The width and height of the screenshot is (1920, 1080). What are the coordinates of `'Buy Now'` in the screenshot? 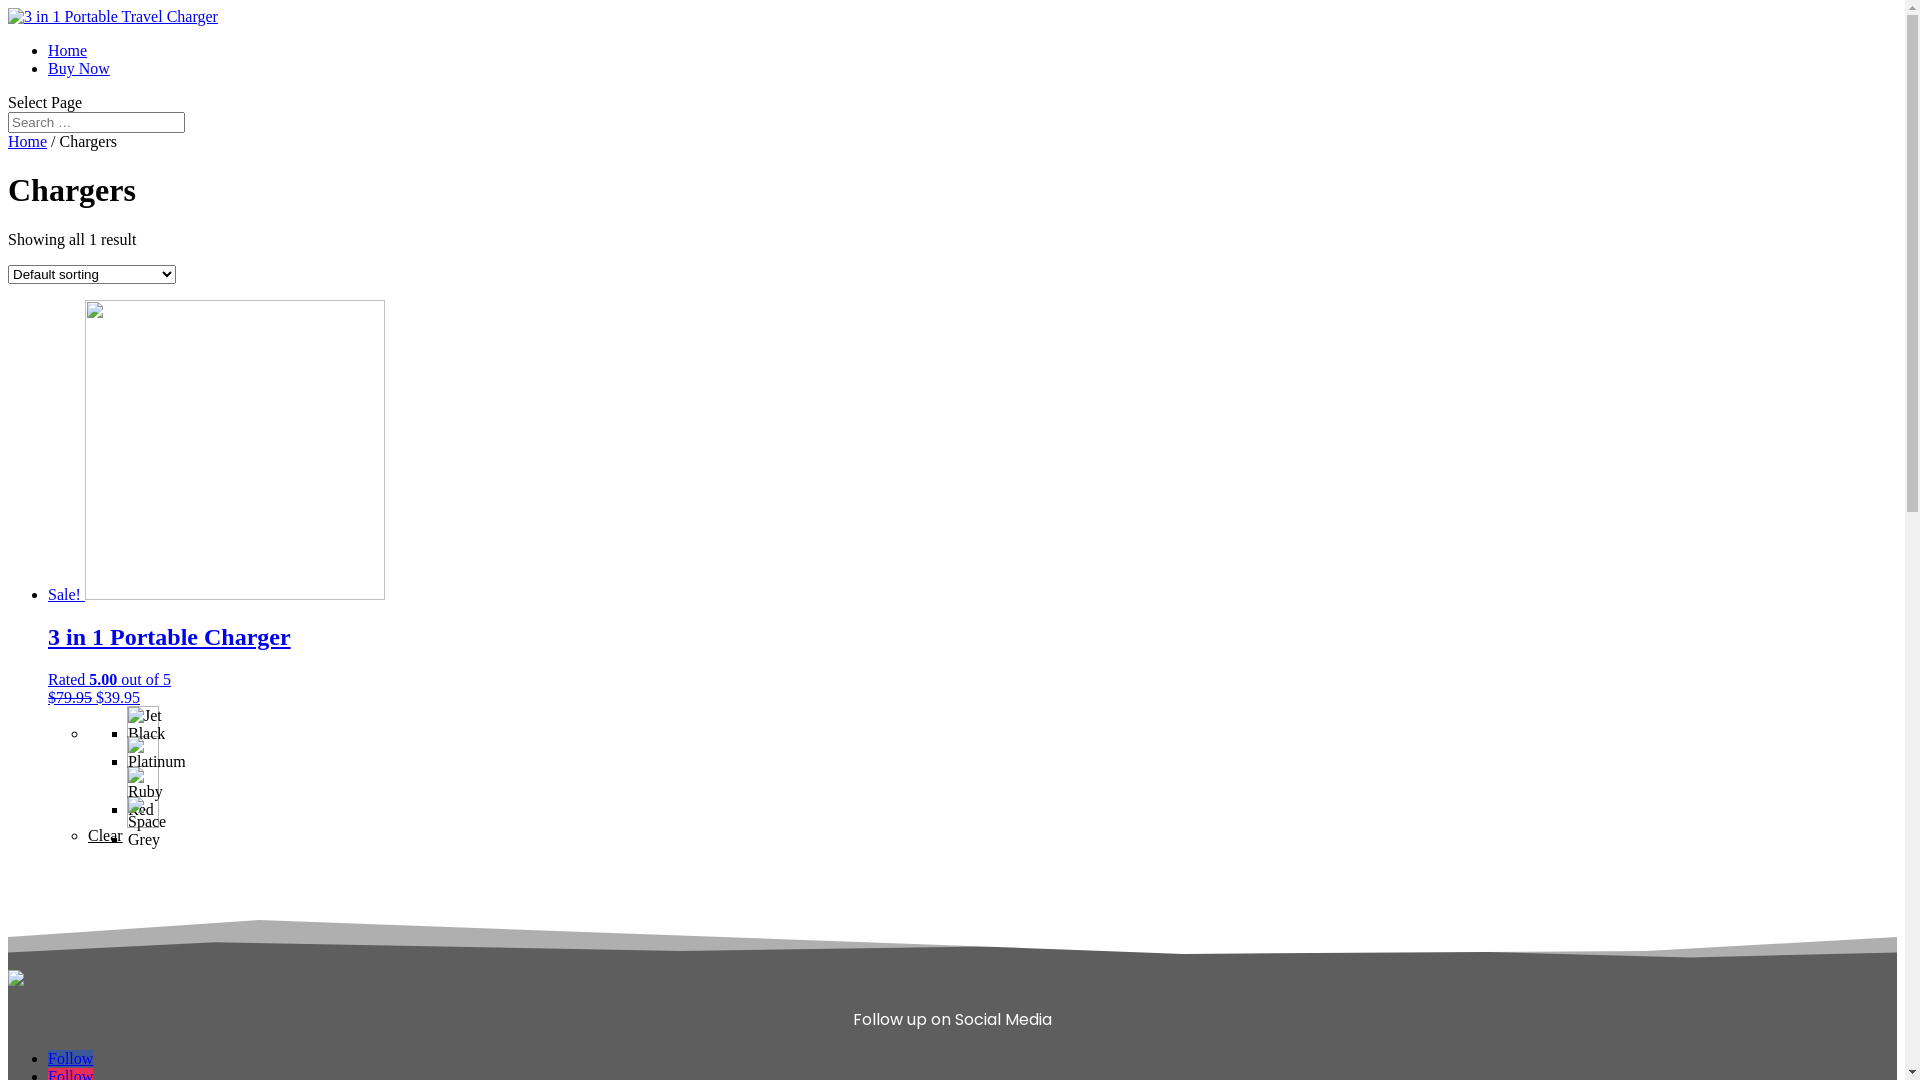 It's located at (78, 67).